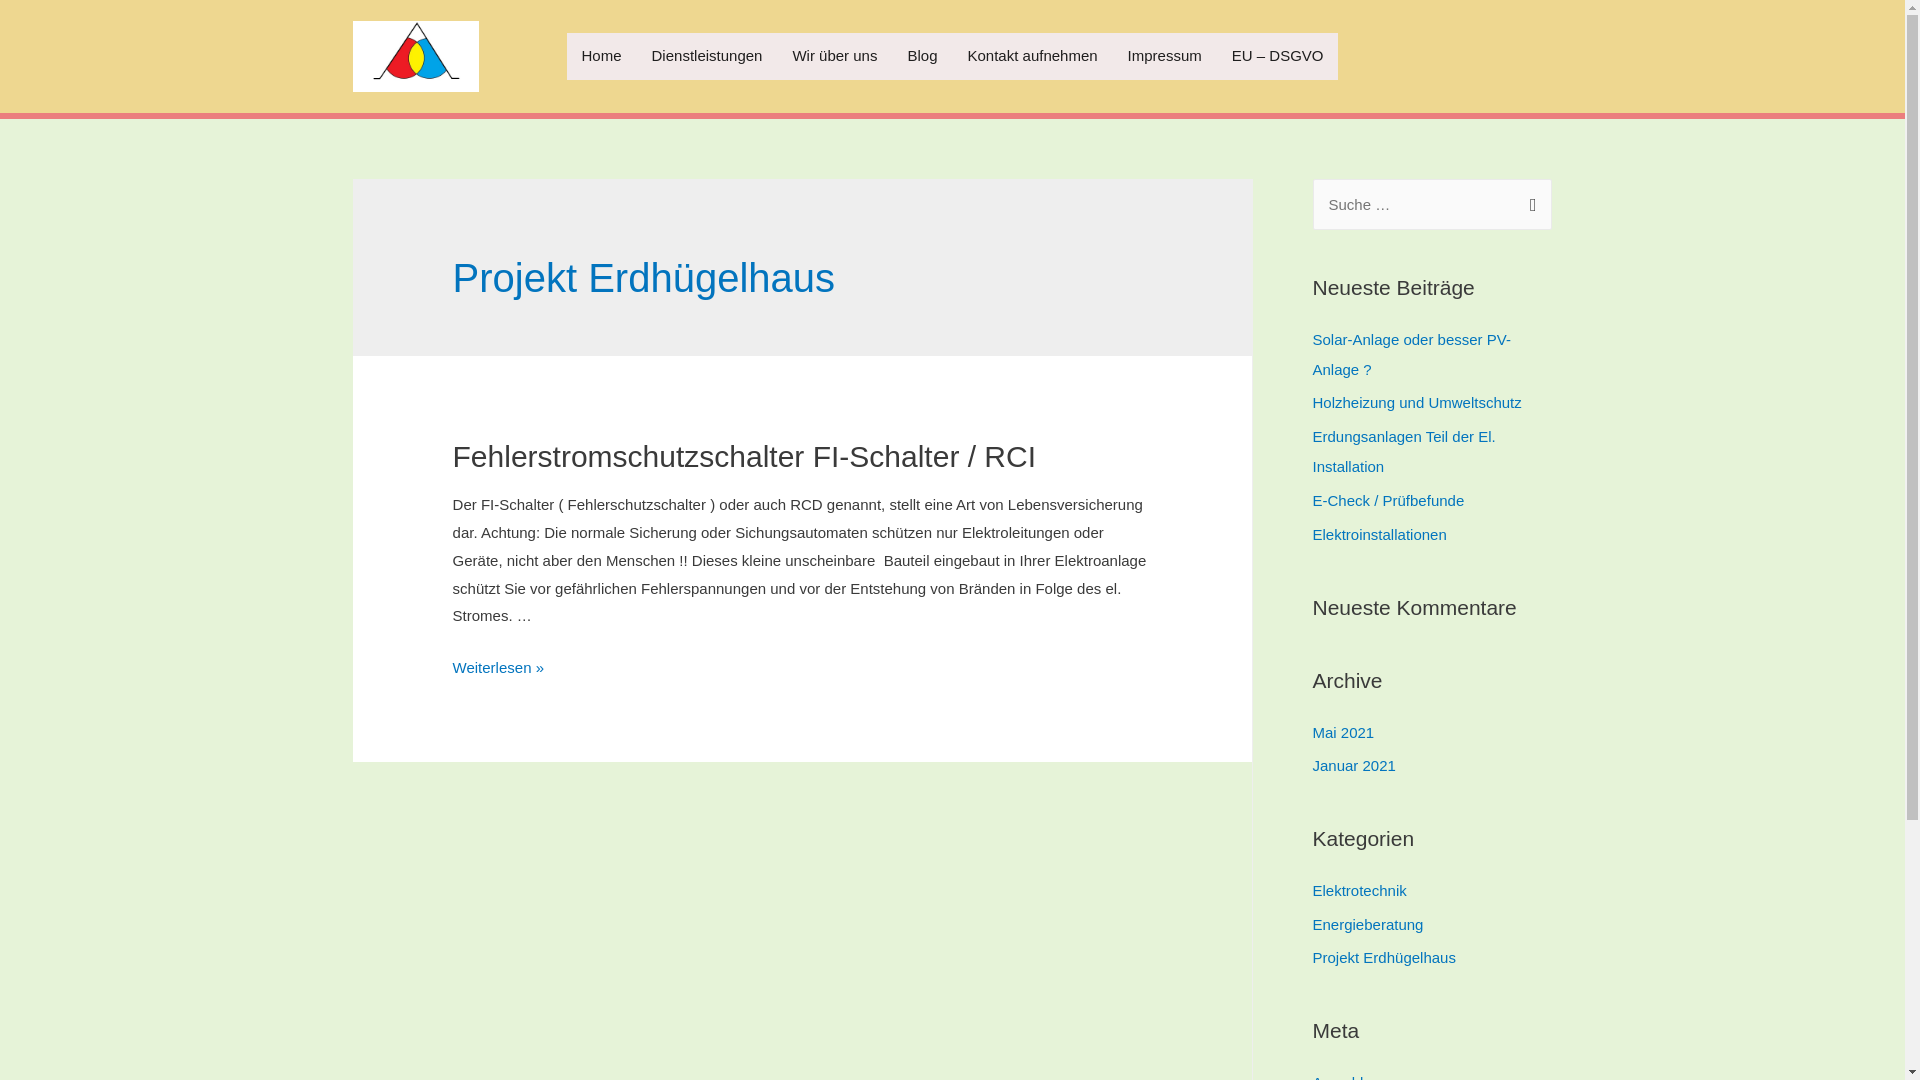 The width and height of the screenshot is (1920, 1080). What do you see at coordinates (1311, 402) in the screenshot?
I see `'Holzheizung und Umweltschutz'` at bounding box center [1311, 402].